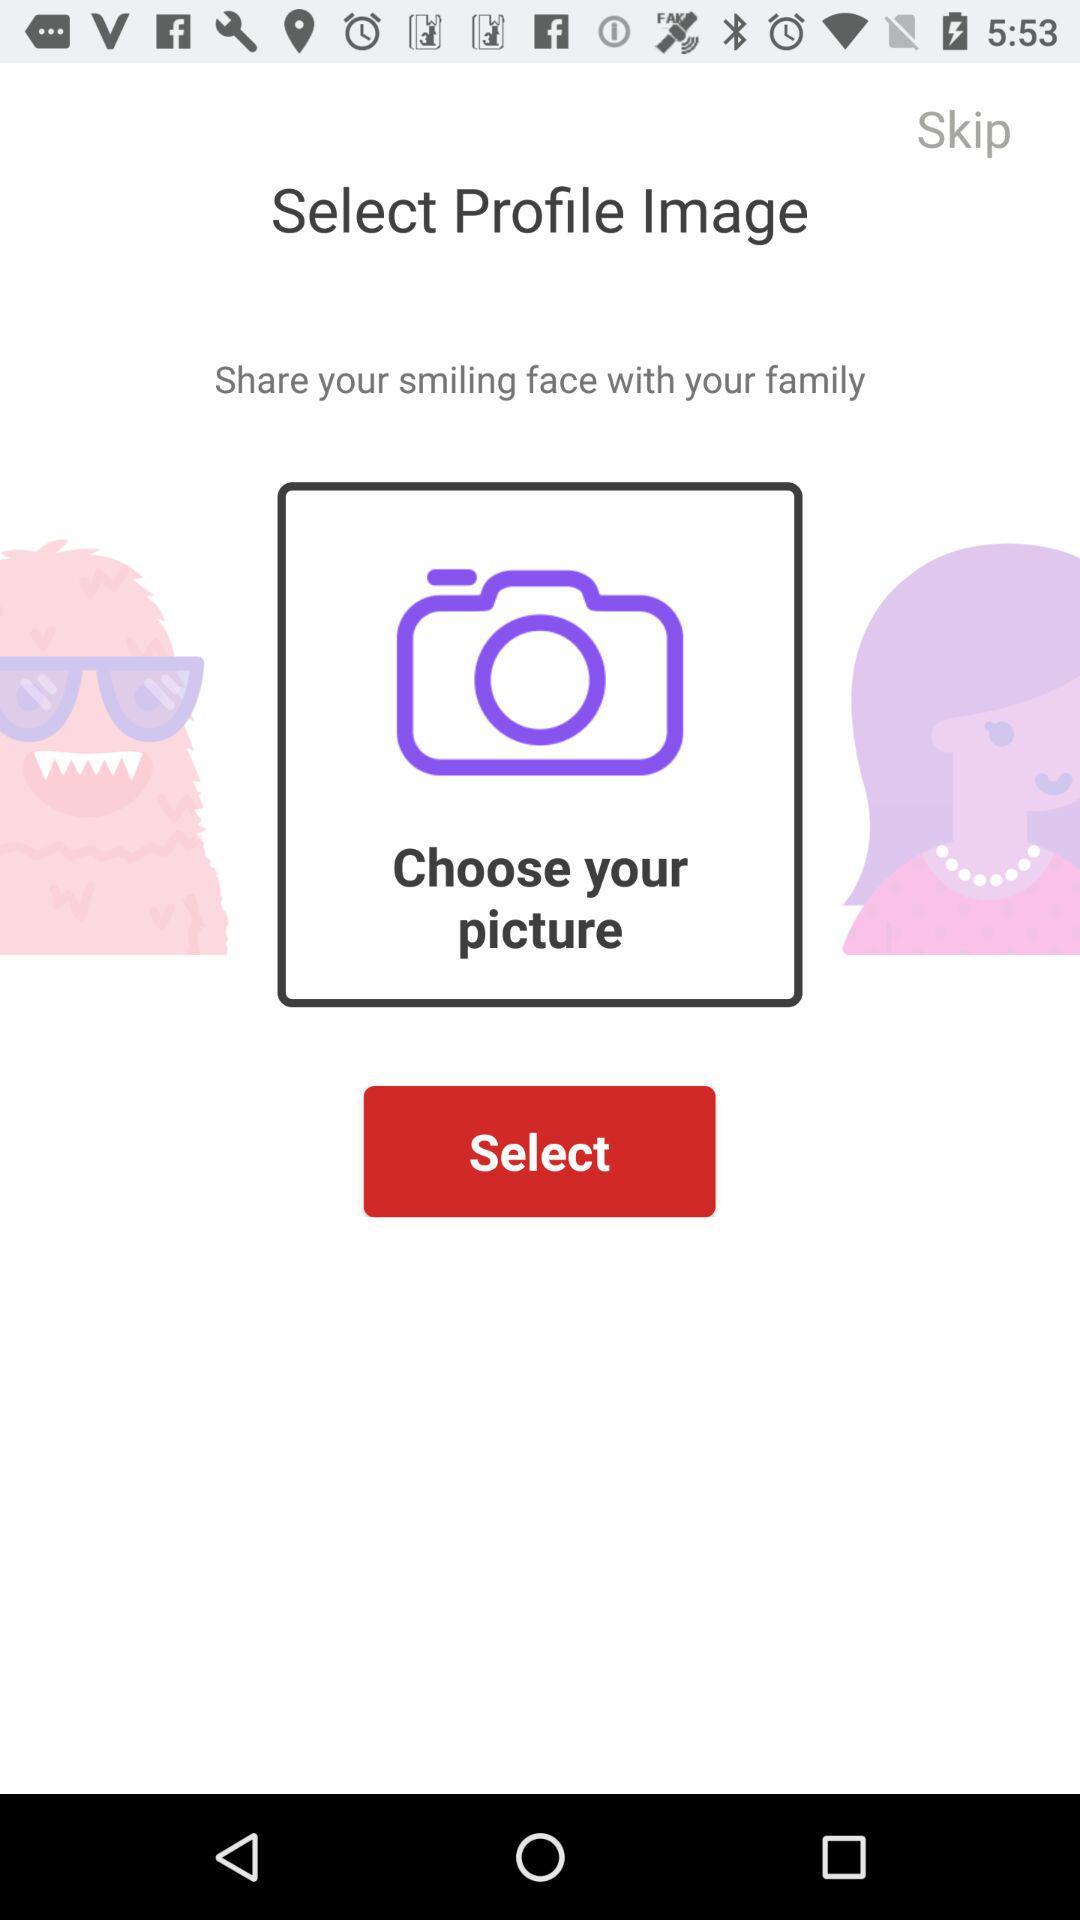  What do you see at coordinates (963, 127) in the screenshot?
I see `the item at the top right corner` at bounding box center [963, 127].